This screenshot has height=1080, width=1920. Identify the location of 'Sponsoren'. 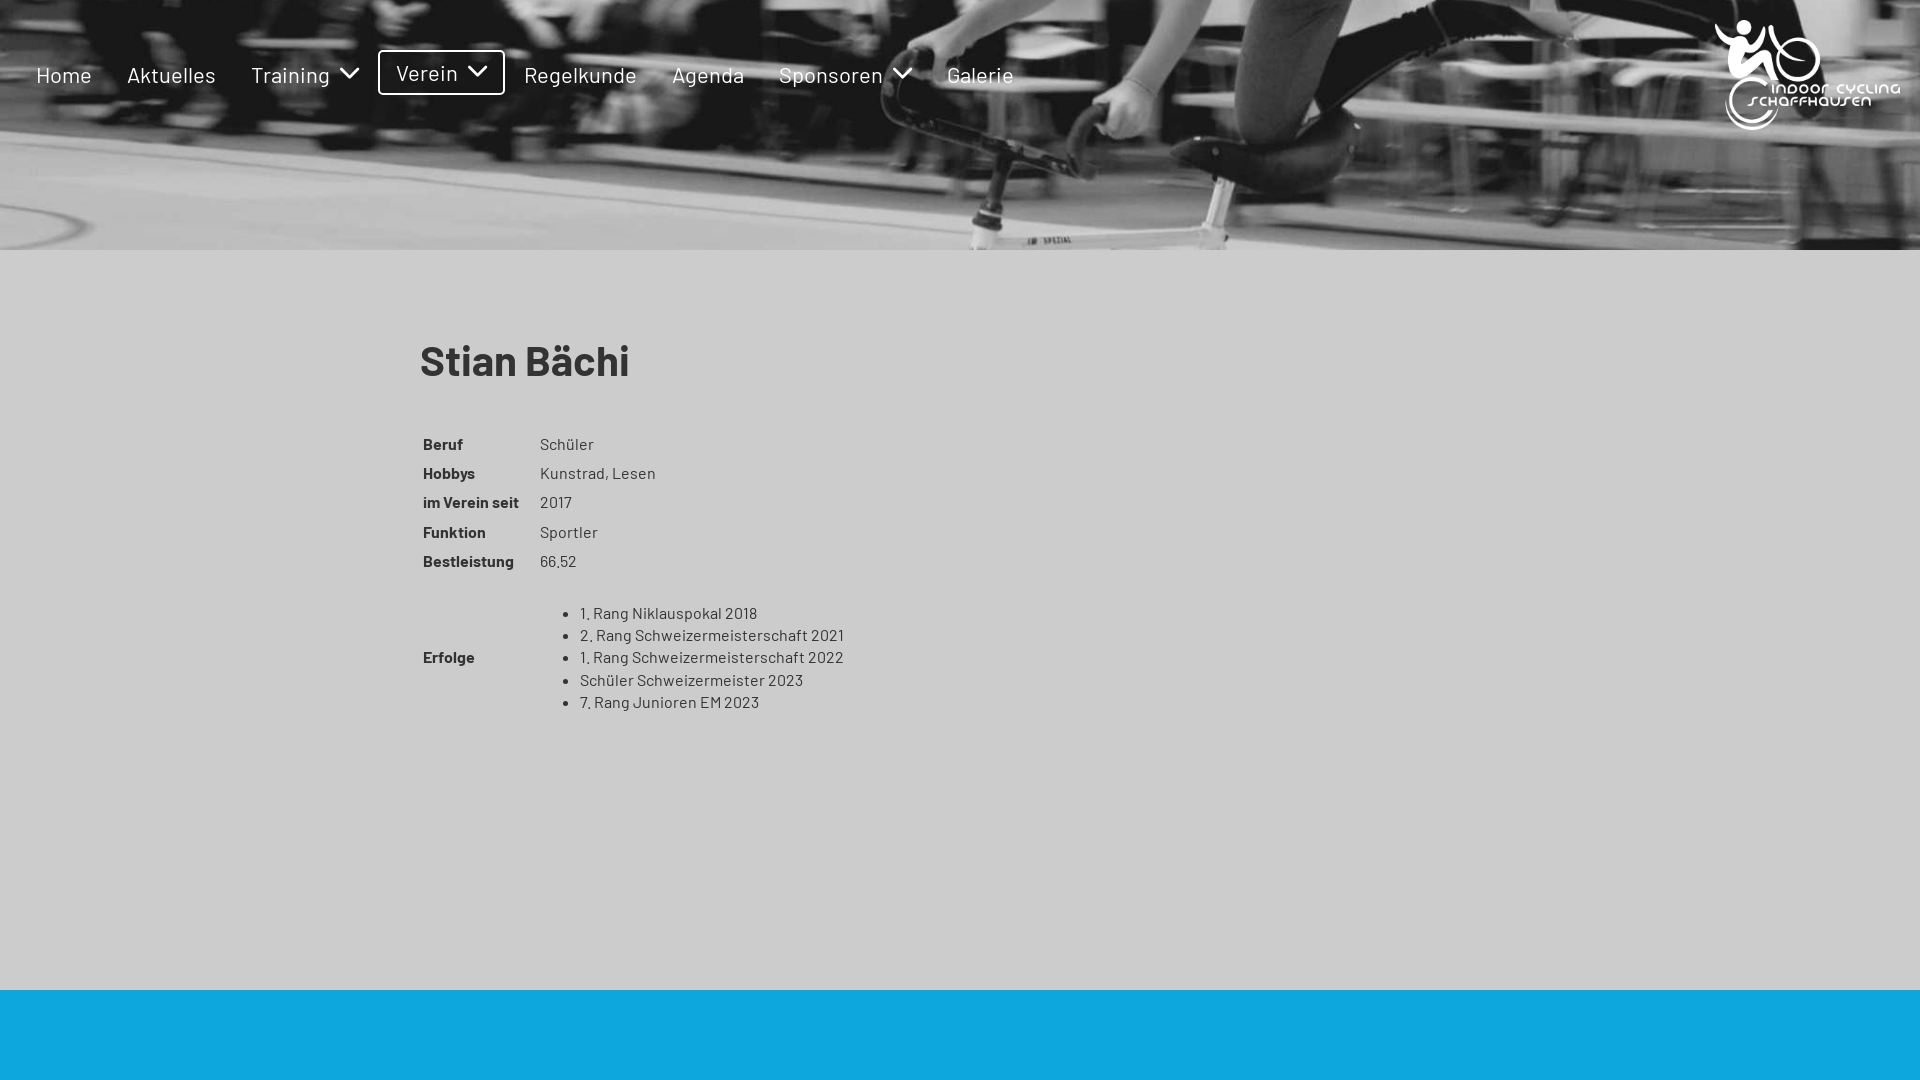
(845, 73).